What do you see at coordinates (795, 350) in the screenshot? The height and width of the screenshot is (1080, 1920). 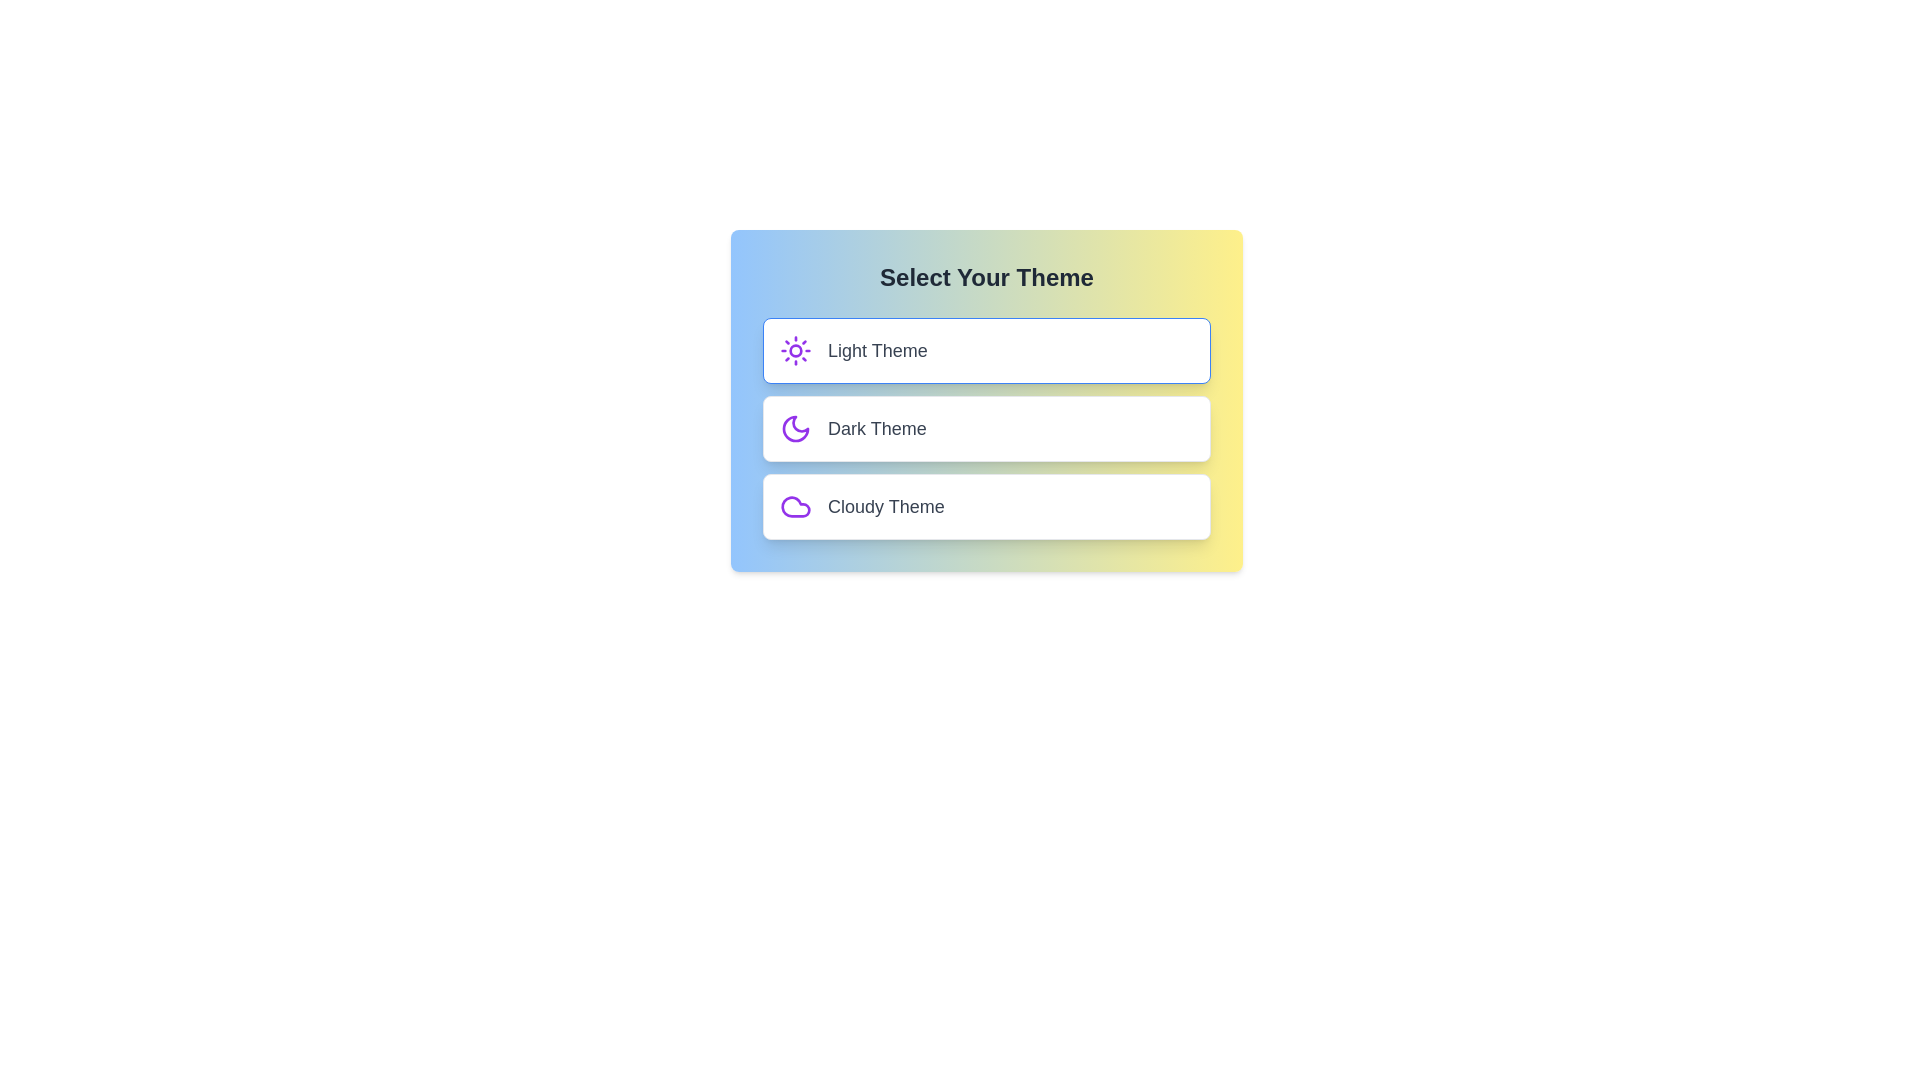 I see `the circular icon that is positioned at the center of the sun icon, which is to the left of the 'Light Theme' text in the theme selection interface` at bounding box center [795, 350].